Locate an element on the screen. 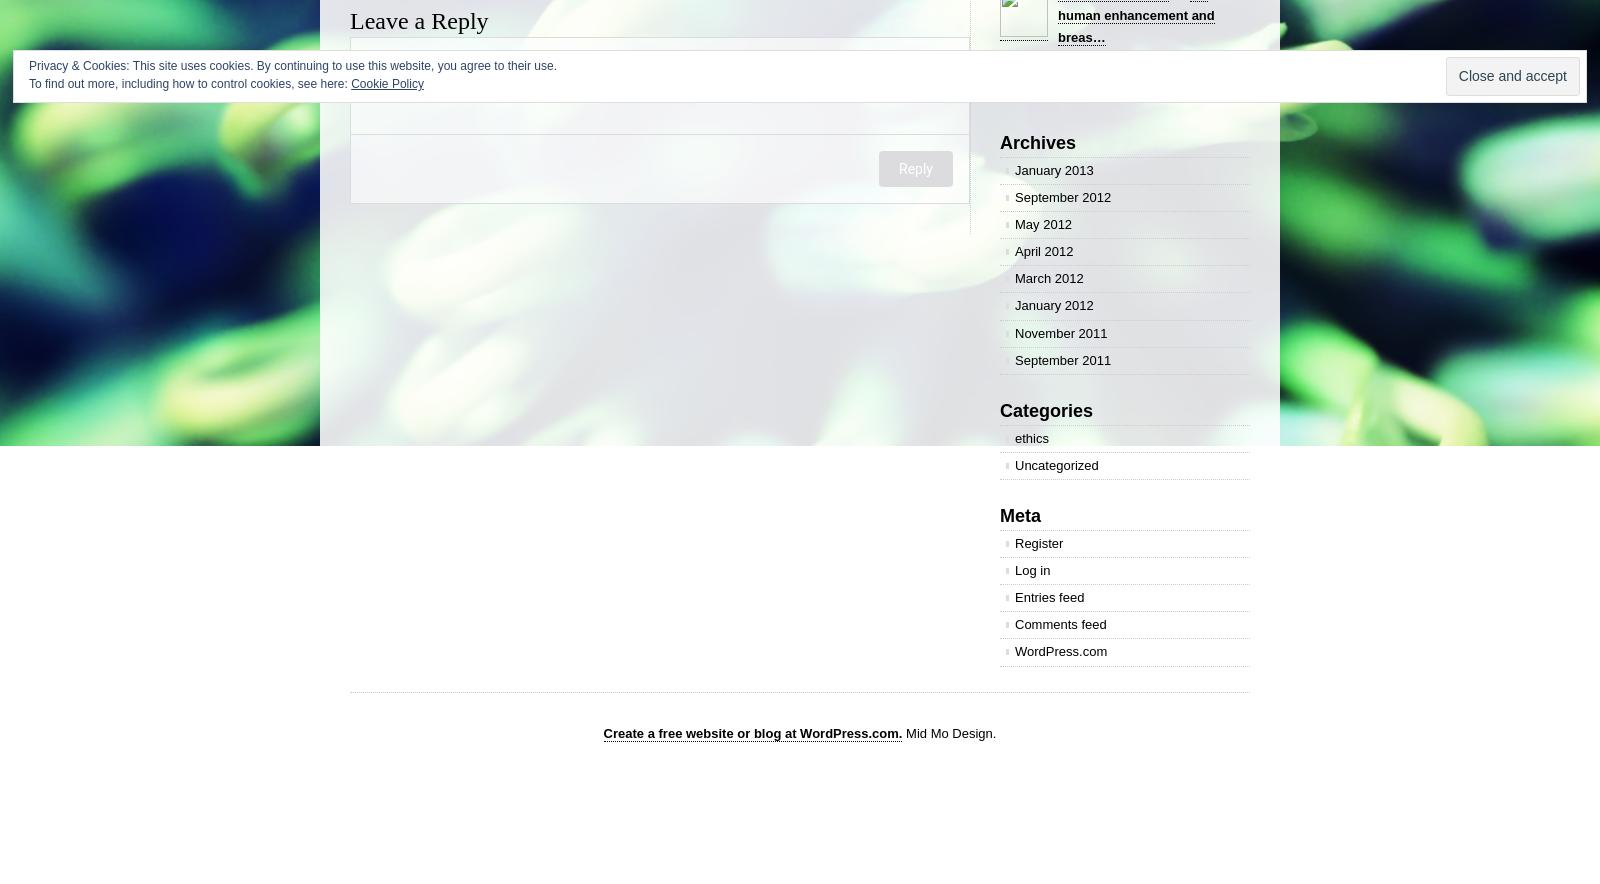 The image size is (1600, 884). 'January 2012' is located at coordinates (1015, 305).